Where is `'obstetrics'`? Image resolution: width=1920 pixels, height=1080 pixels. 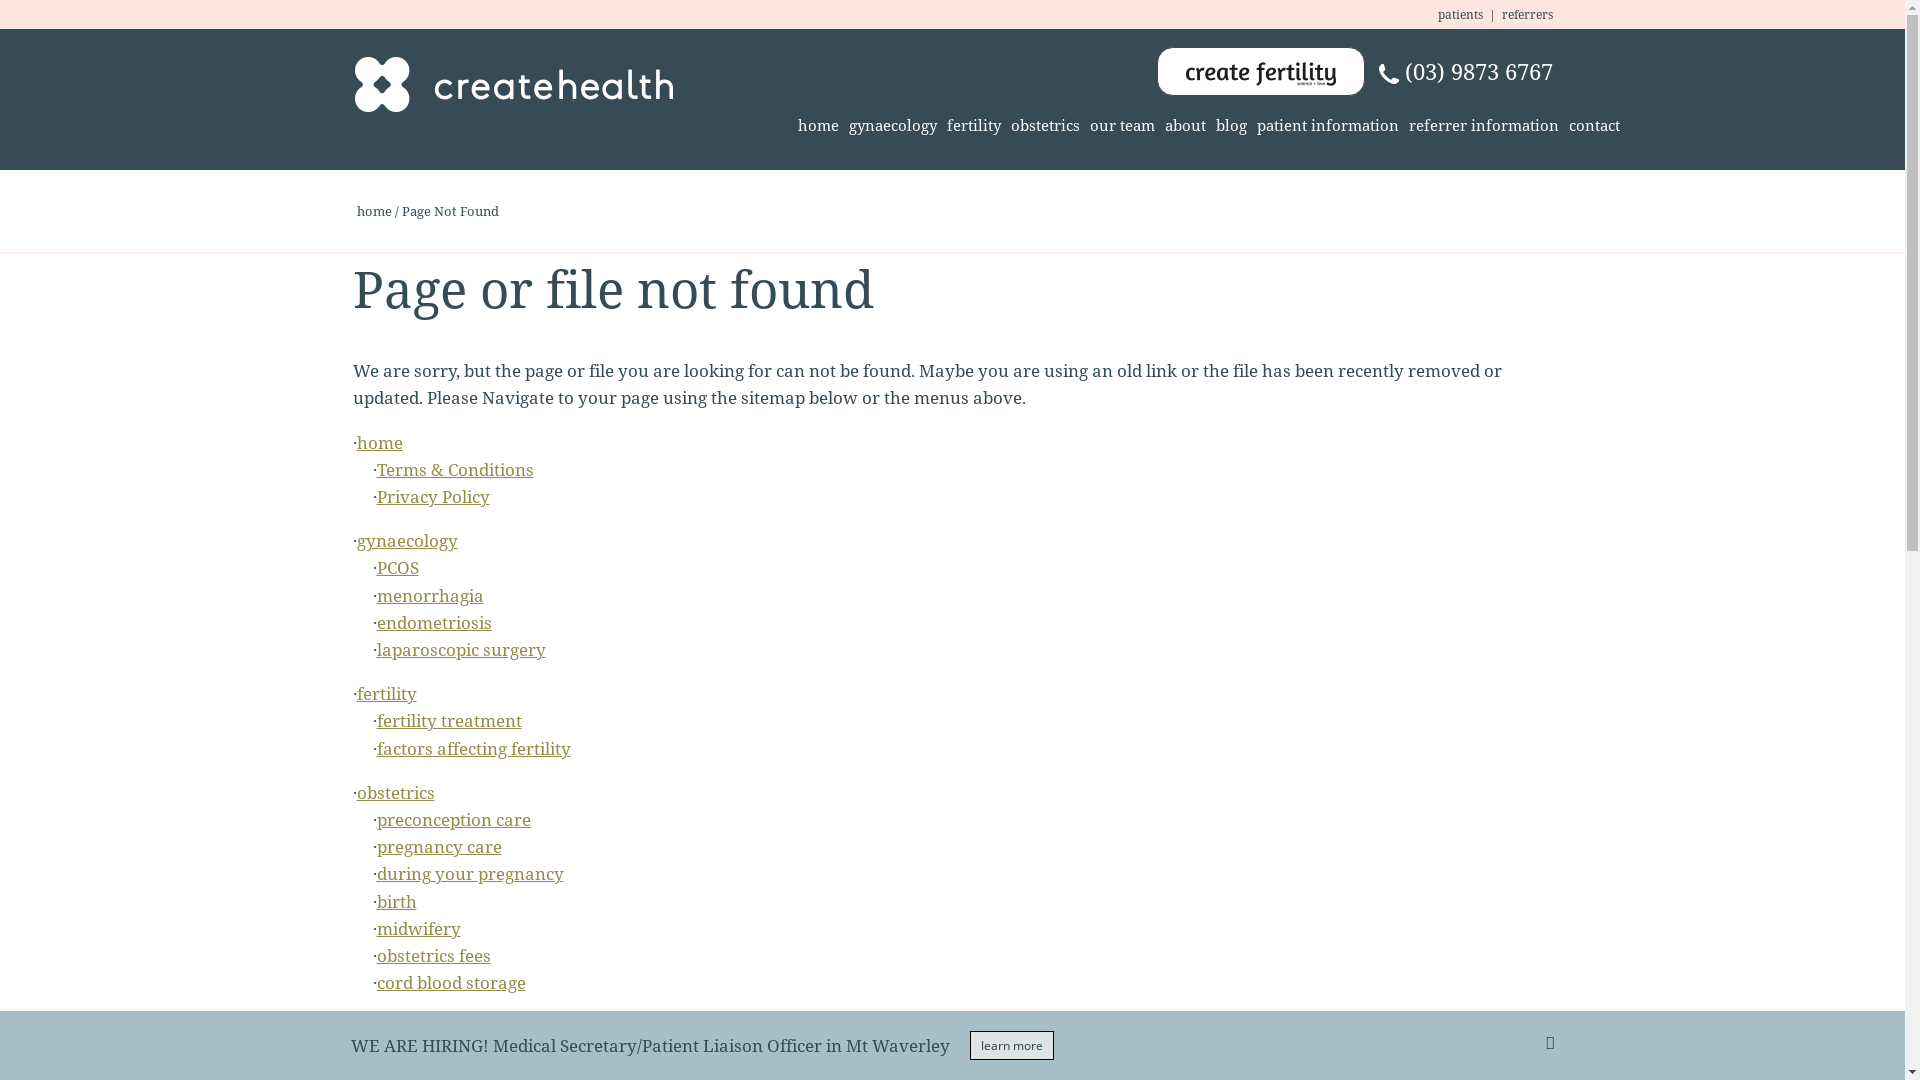 'obstetrics' is located at coordinates (394, 791).